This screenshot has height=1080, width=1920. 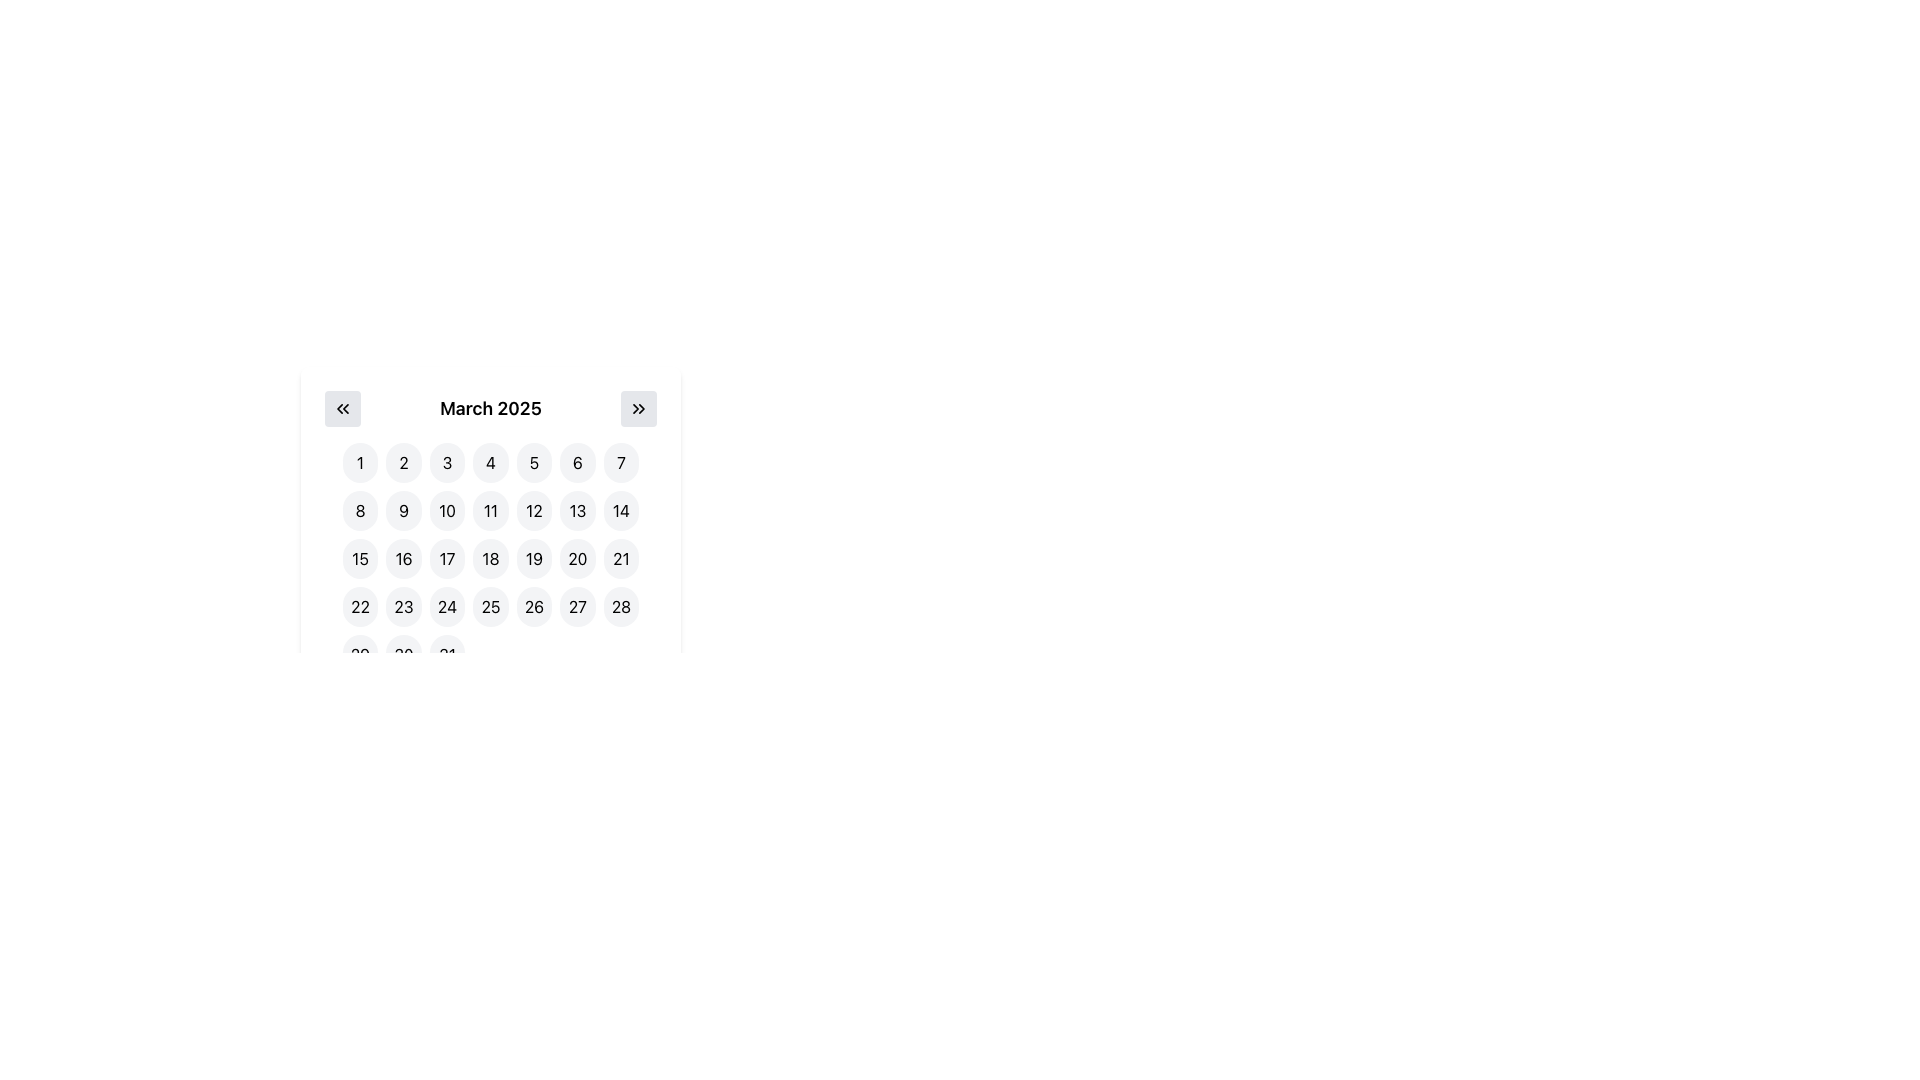 I want to click on the calendar day button representing the date '30' located in the bottom-right corner of the calendar grid, so click(x=402, y=655).